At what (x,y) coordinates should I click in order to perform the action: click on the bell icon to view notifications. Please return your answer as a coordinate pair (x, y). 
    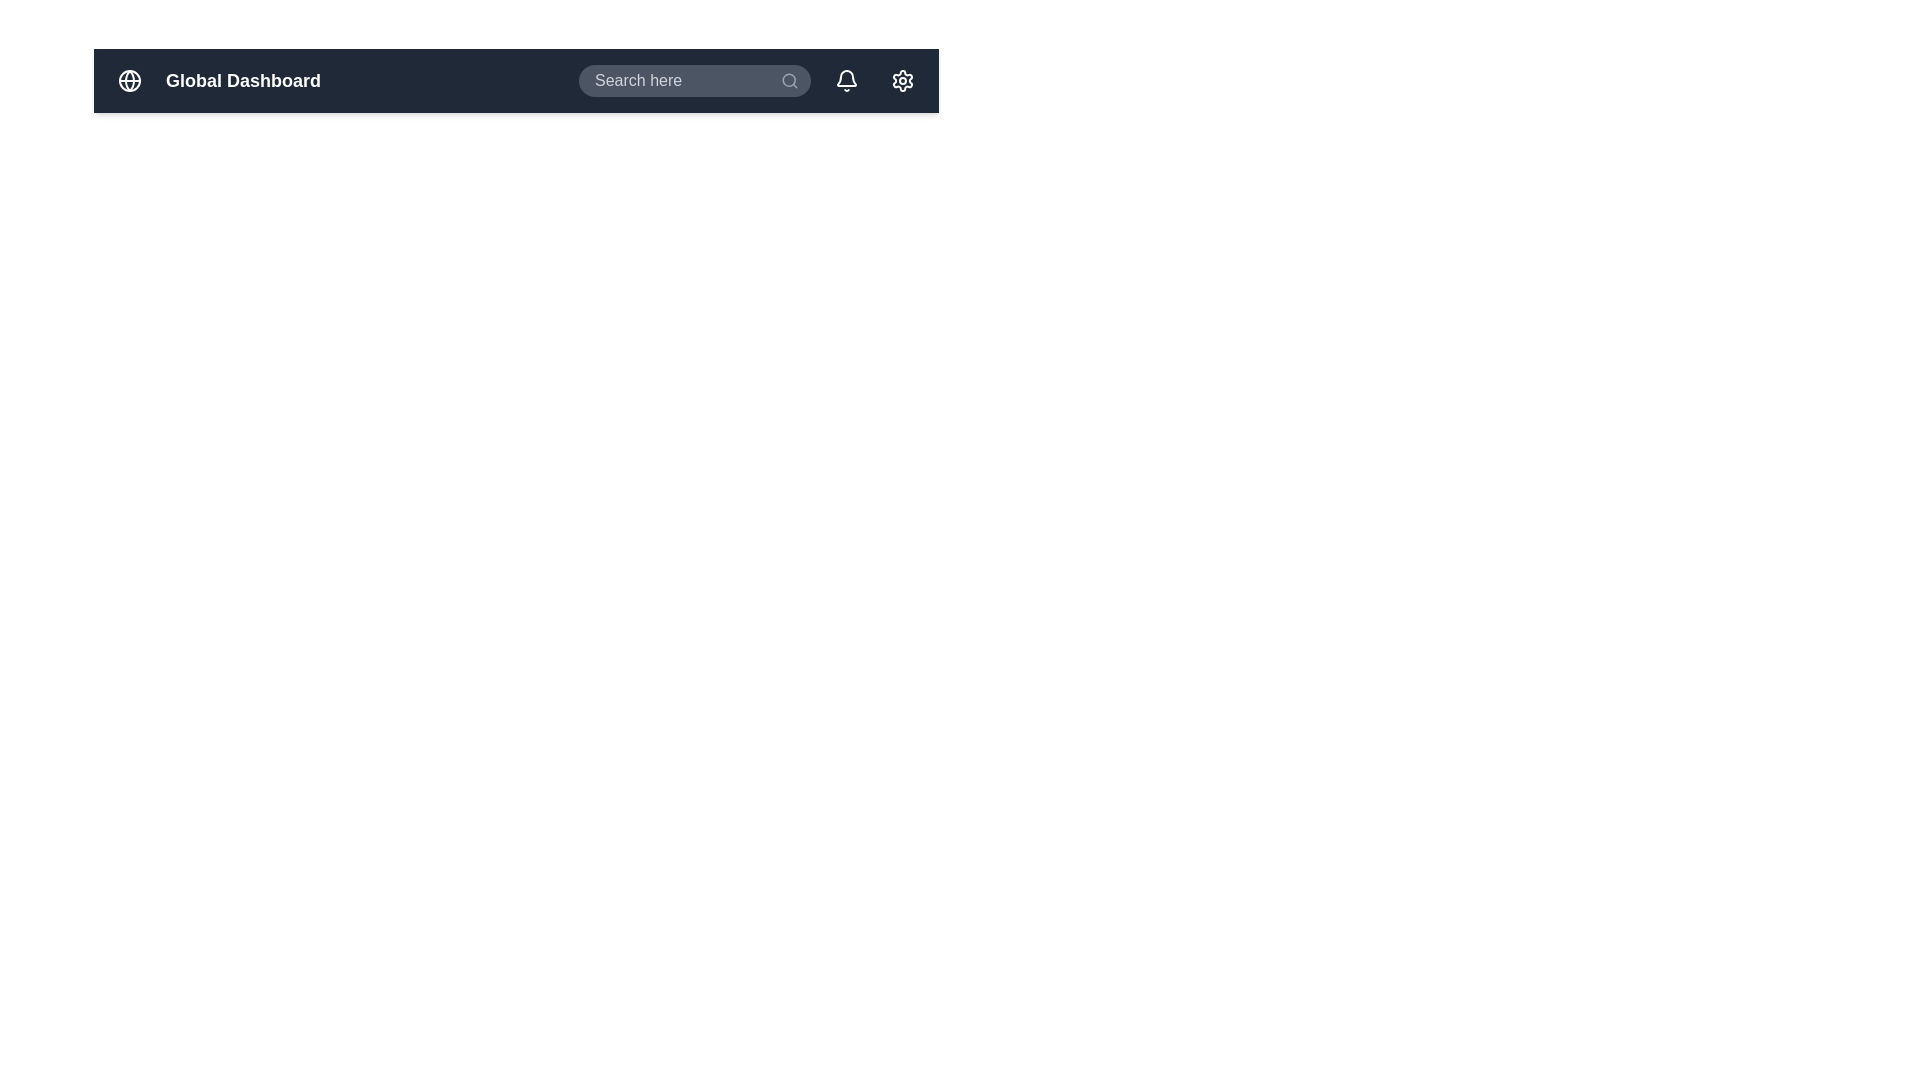
    Looking at the image, I should click on (846, 80).